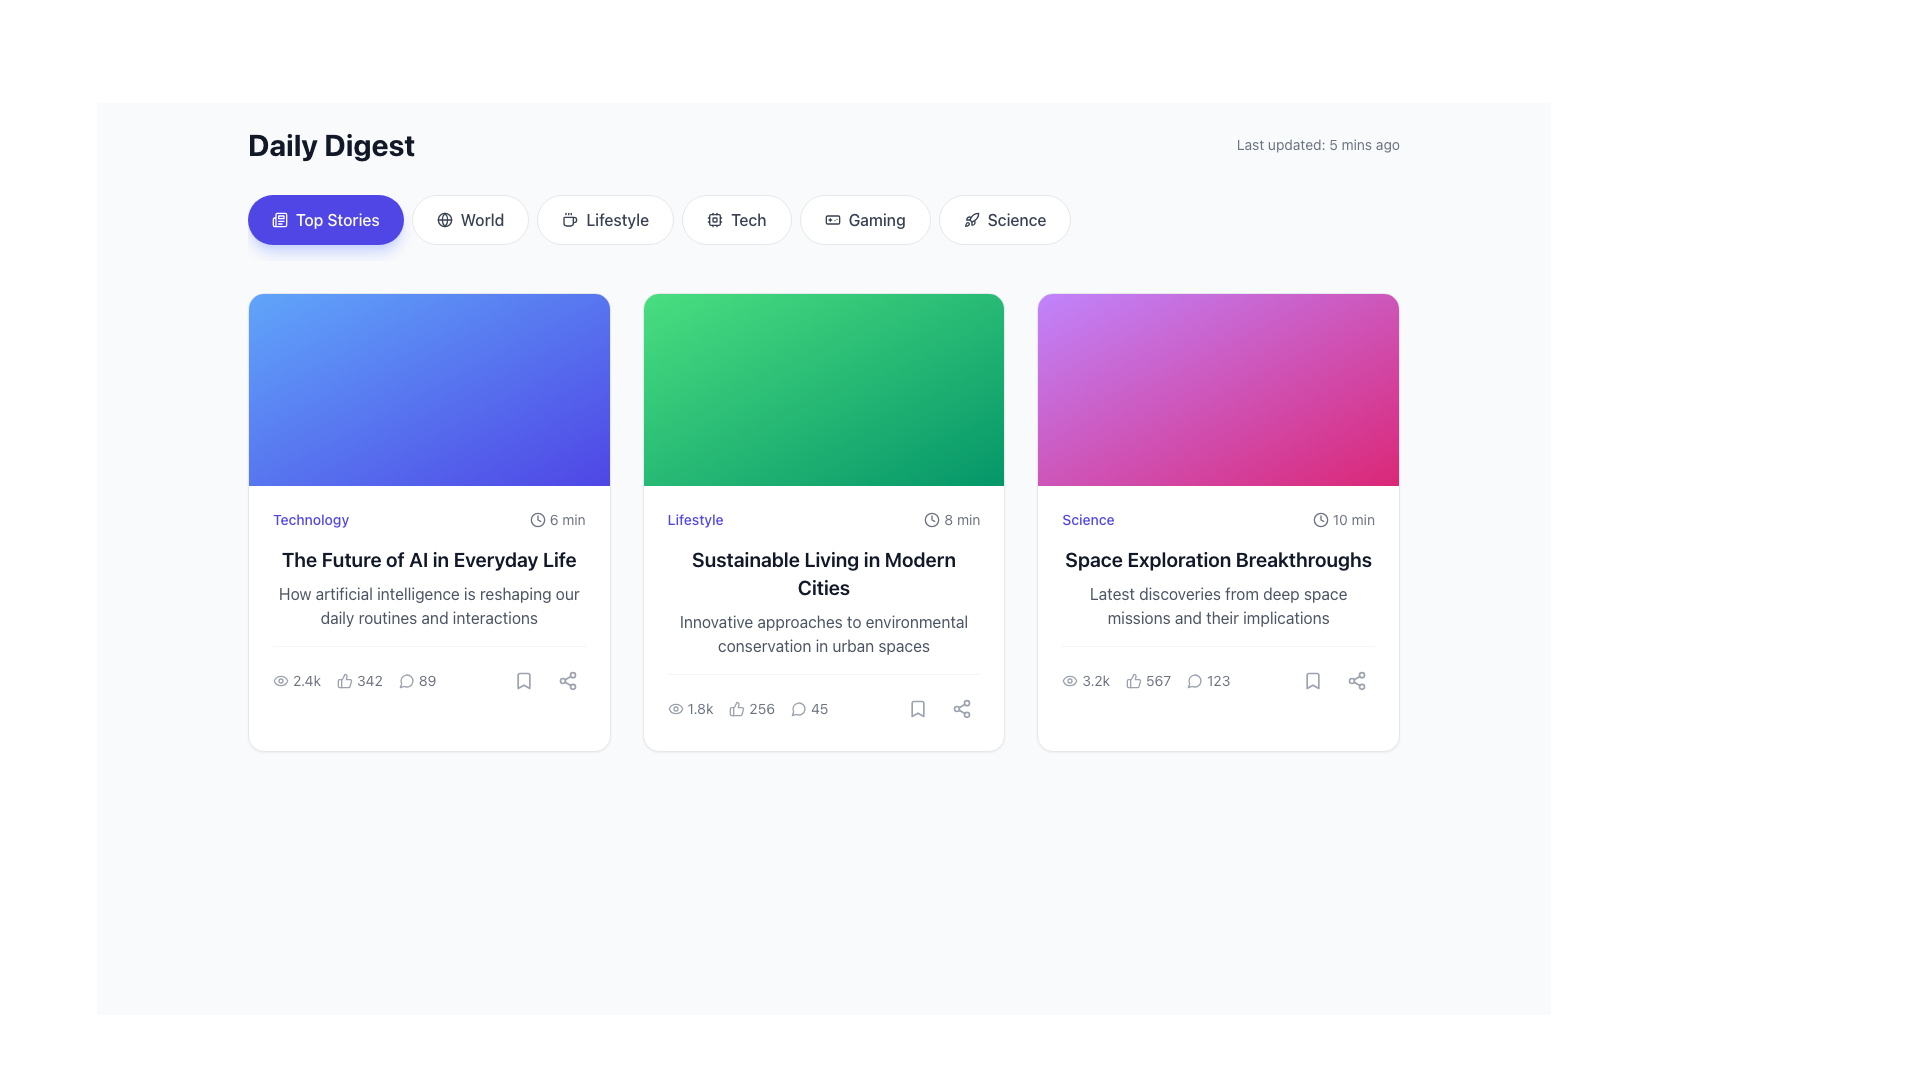  What do you see at coordinates (695, 519) in the screenshot?
I see `the text label displaying the category or genre of the article titled 'Sustainable Living in Modern Cities', located at the top left corner of the green article card` at bounding box center [695, 519].